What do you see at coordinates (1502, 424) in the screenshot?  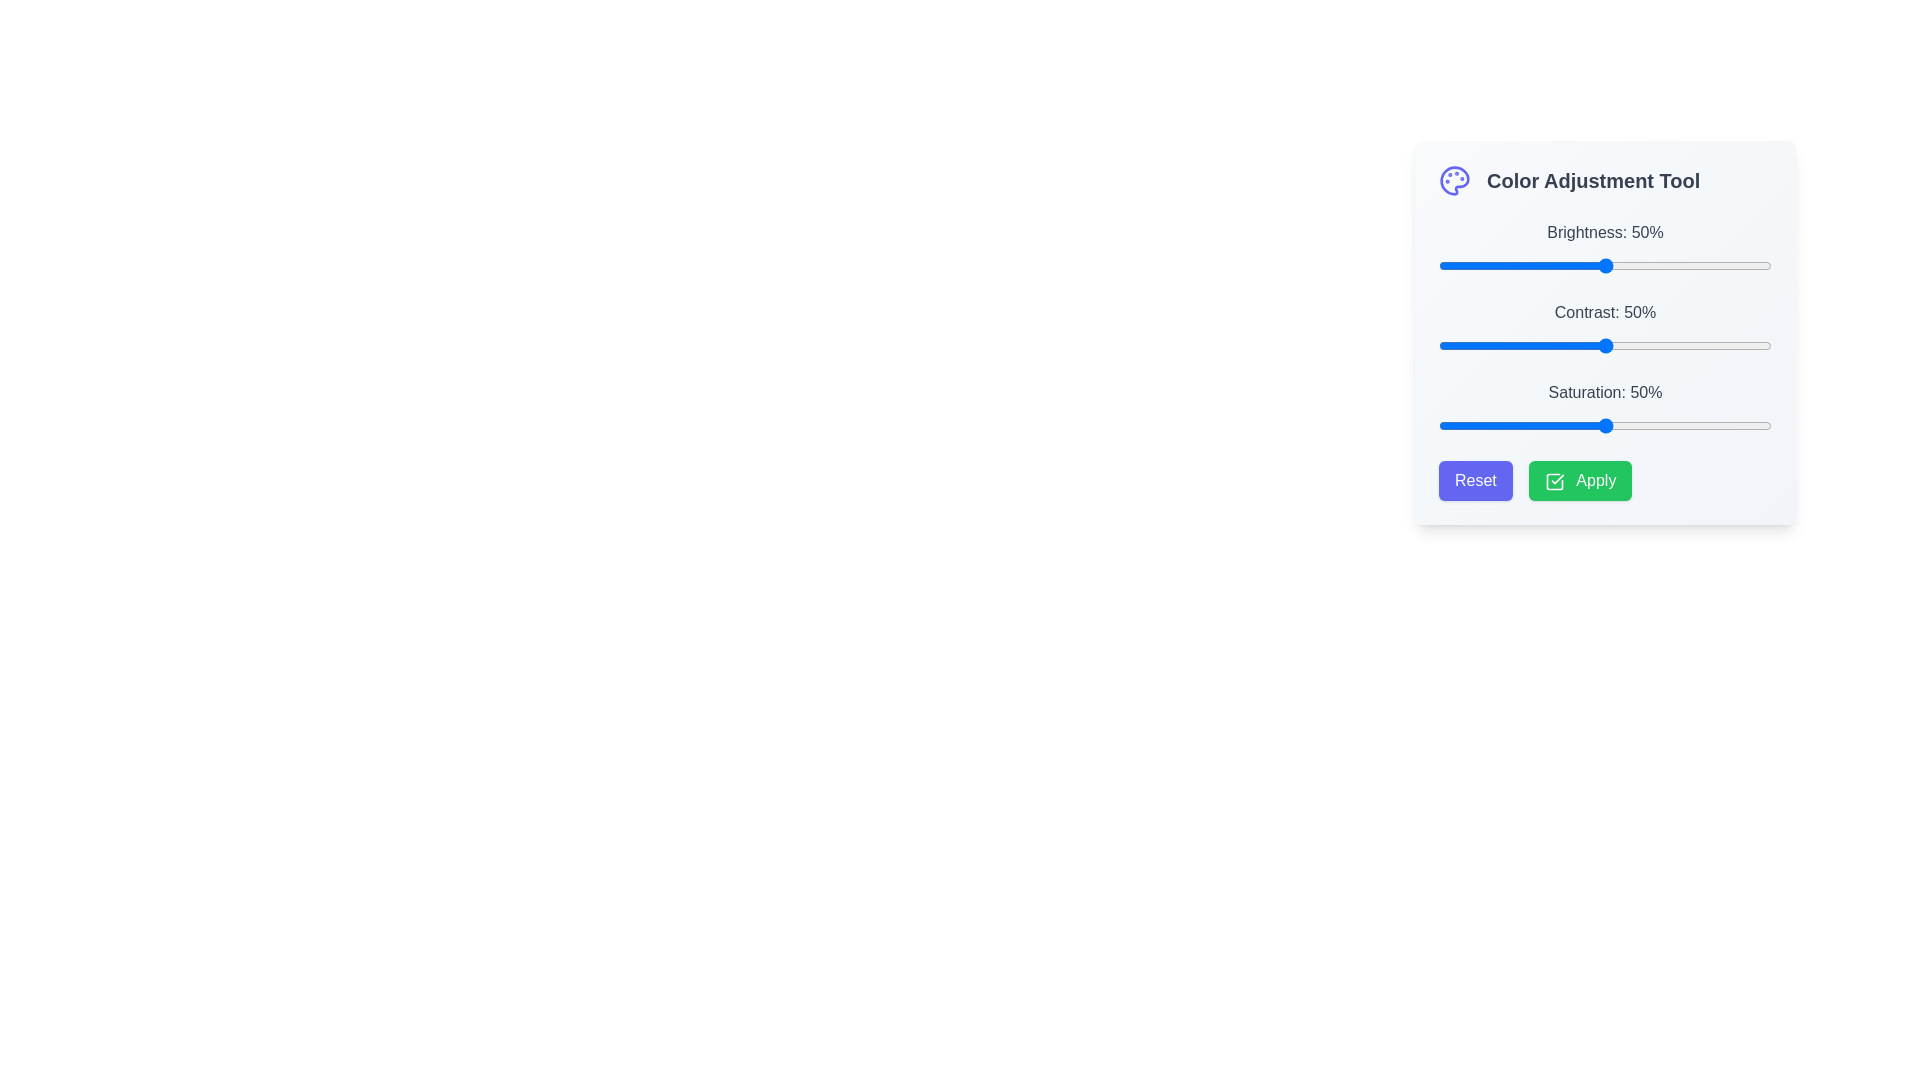 I see `saturation` at bounding box center [1502, 424].